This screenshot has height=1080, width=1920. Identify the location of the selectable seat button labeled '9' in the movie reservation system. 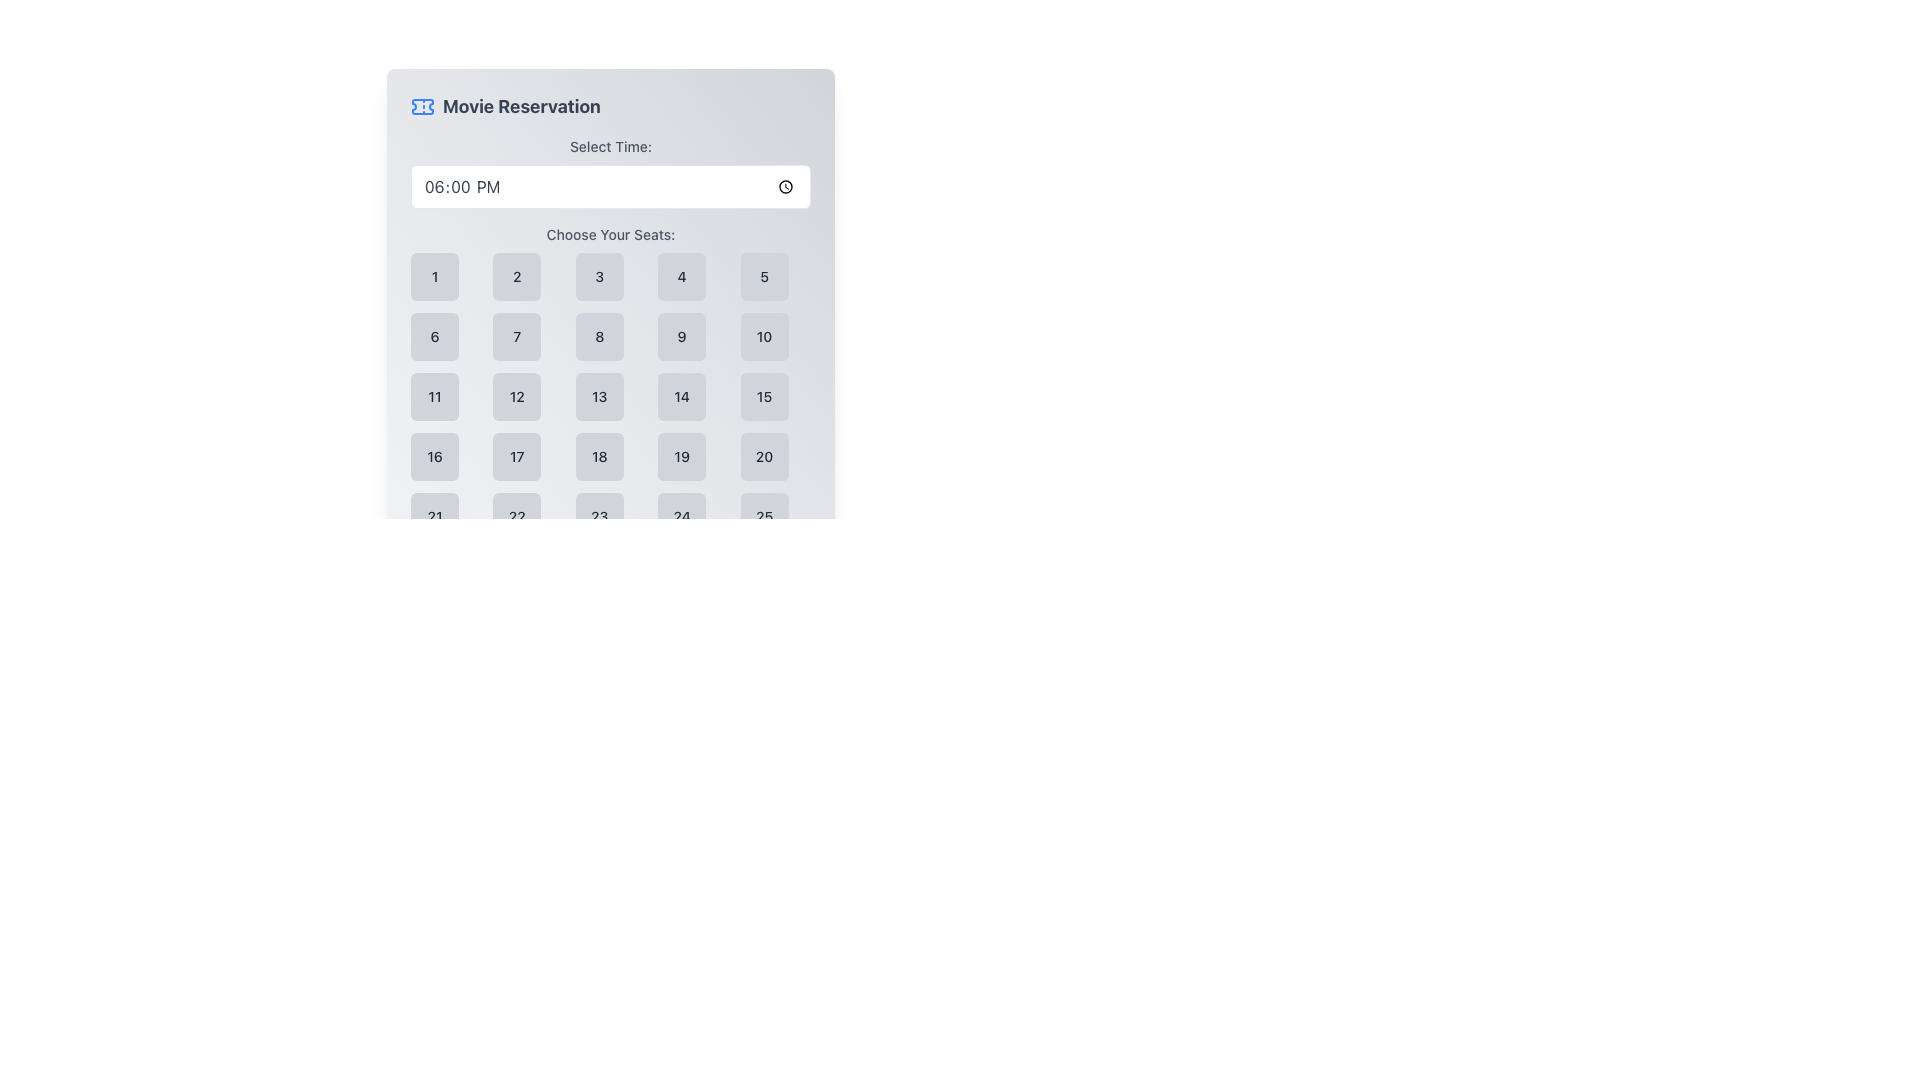
(682, 335).